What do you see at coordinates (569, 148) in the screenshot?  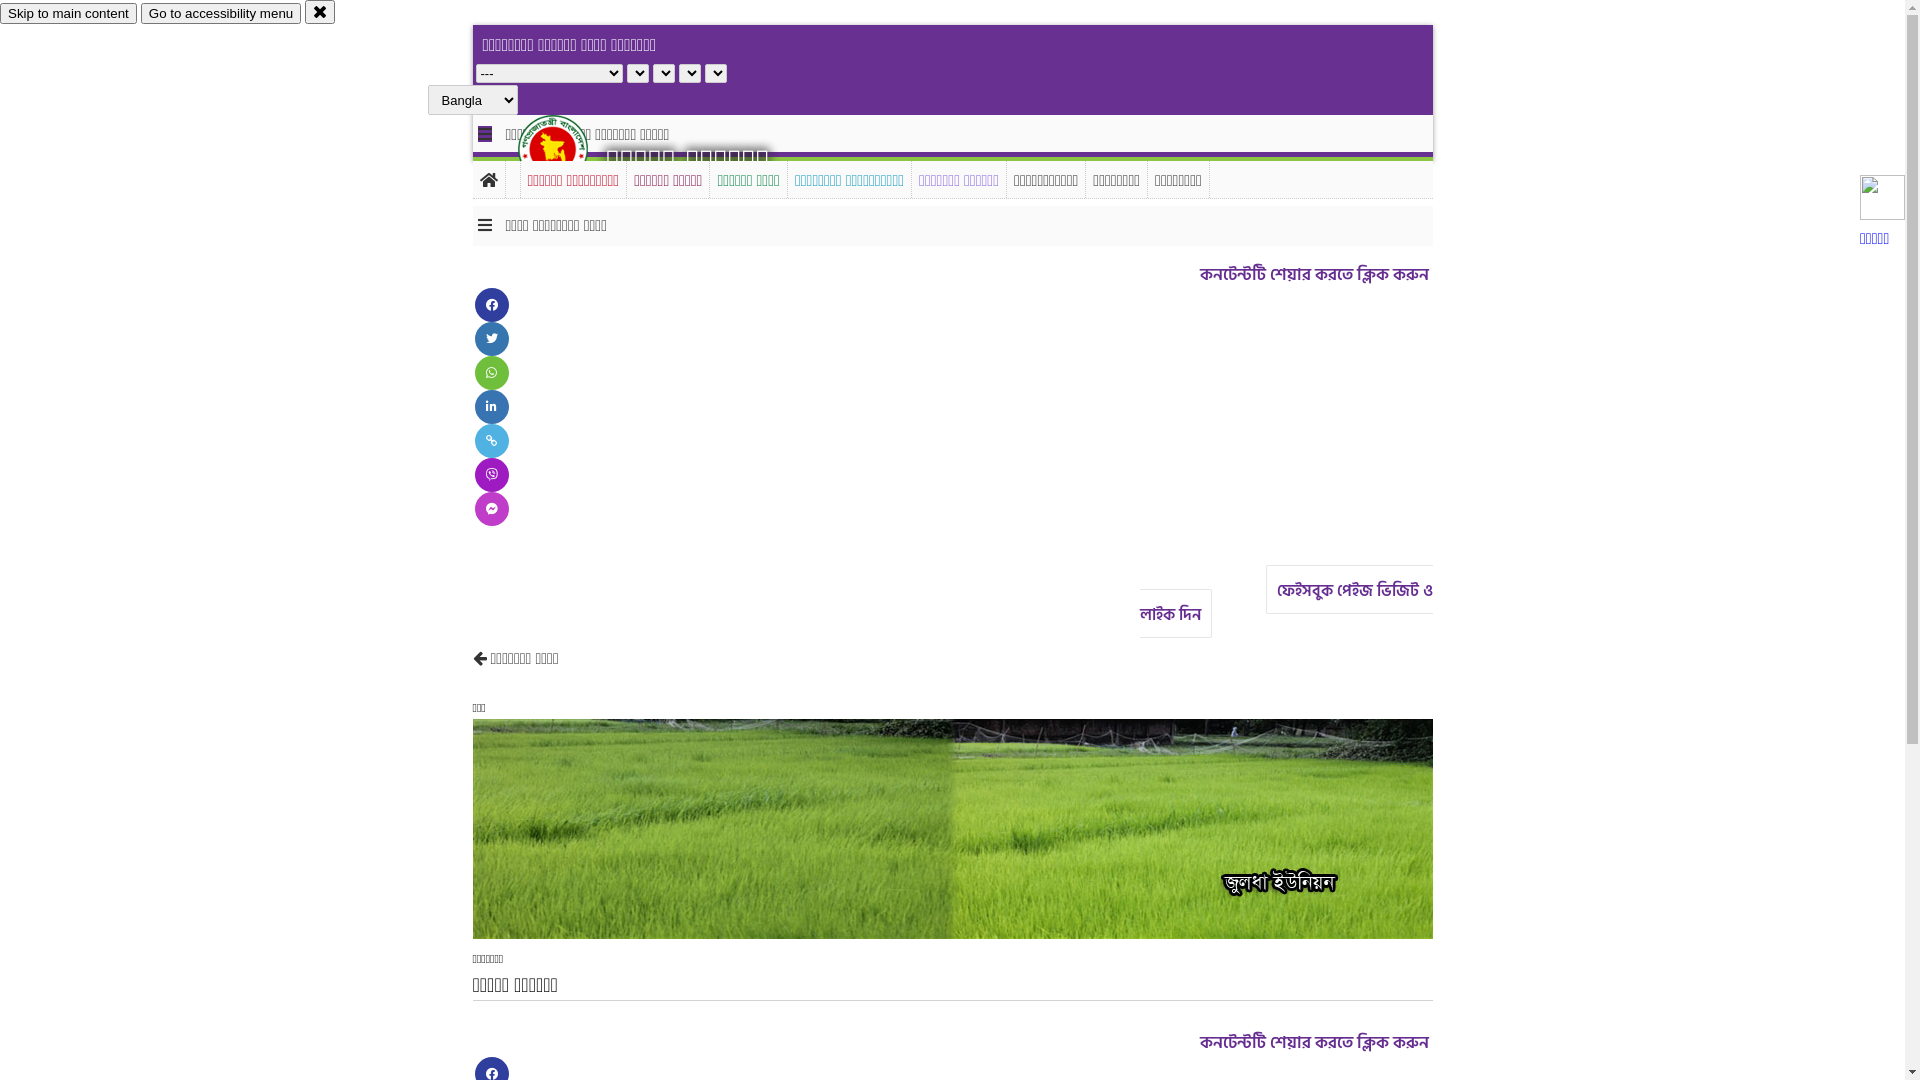 I see `'` at bounding box center [569, 148].